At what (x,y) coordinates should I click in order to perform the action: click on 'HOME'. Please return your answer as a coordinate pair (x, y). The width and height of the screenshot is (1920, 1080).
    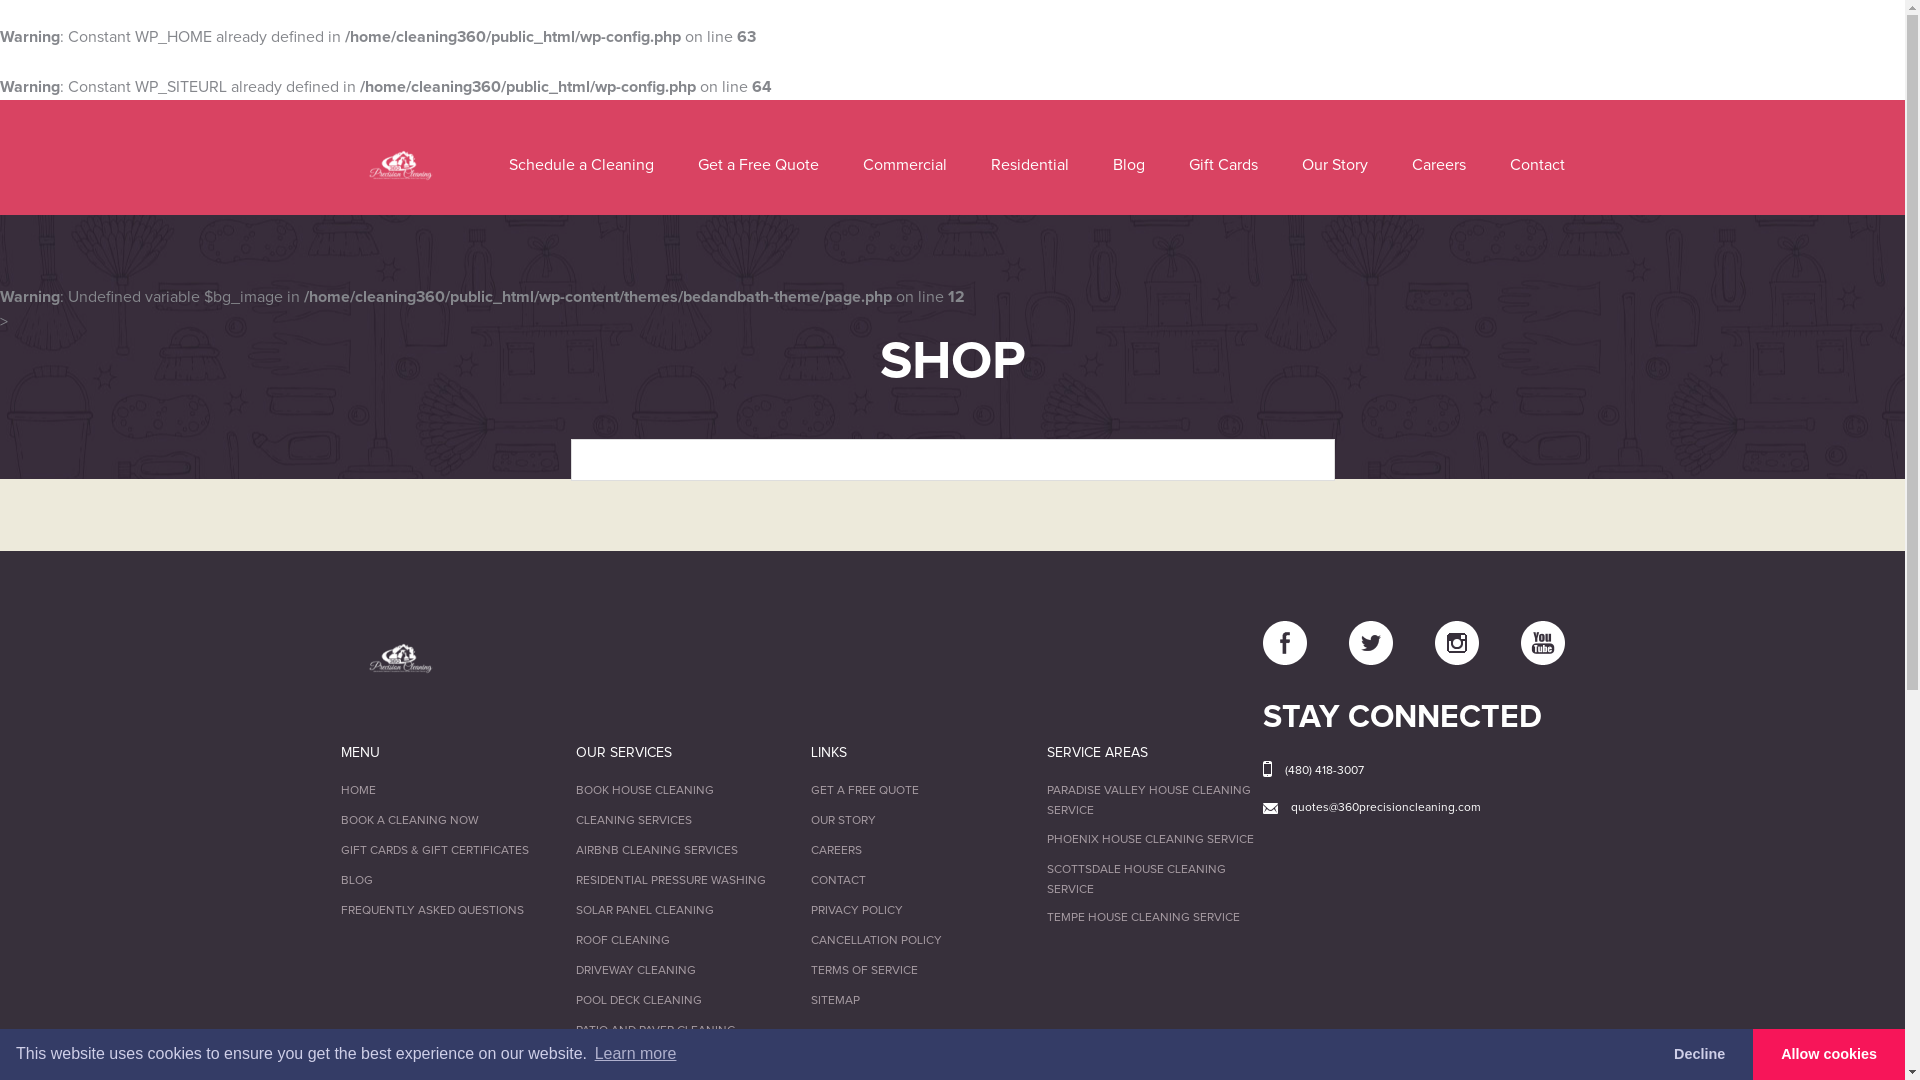
    Looking at the image, I should click on (340, 789).